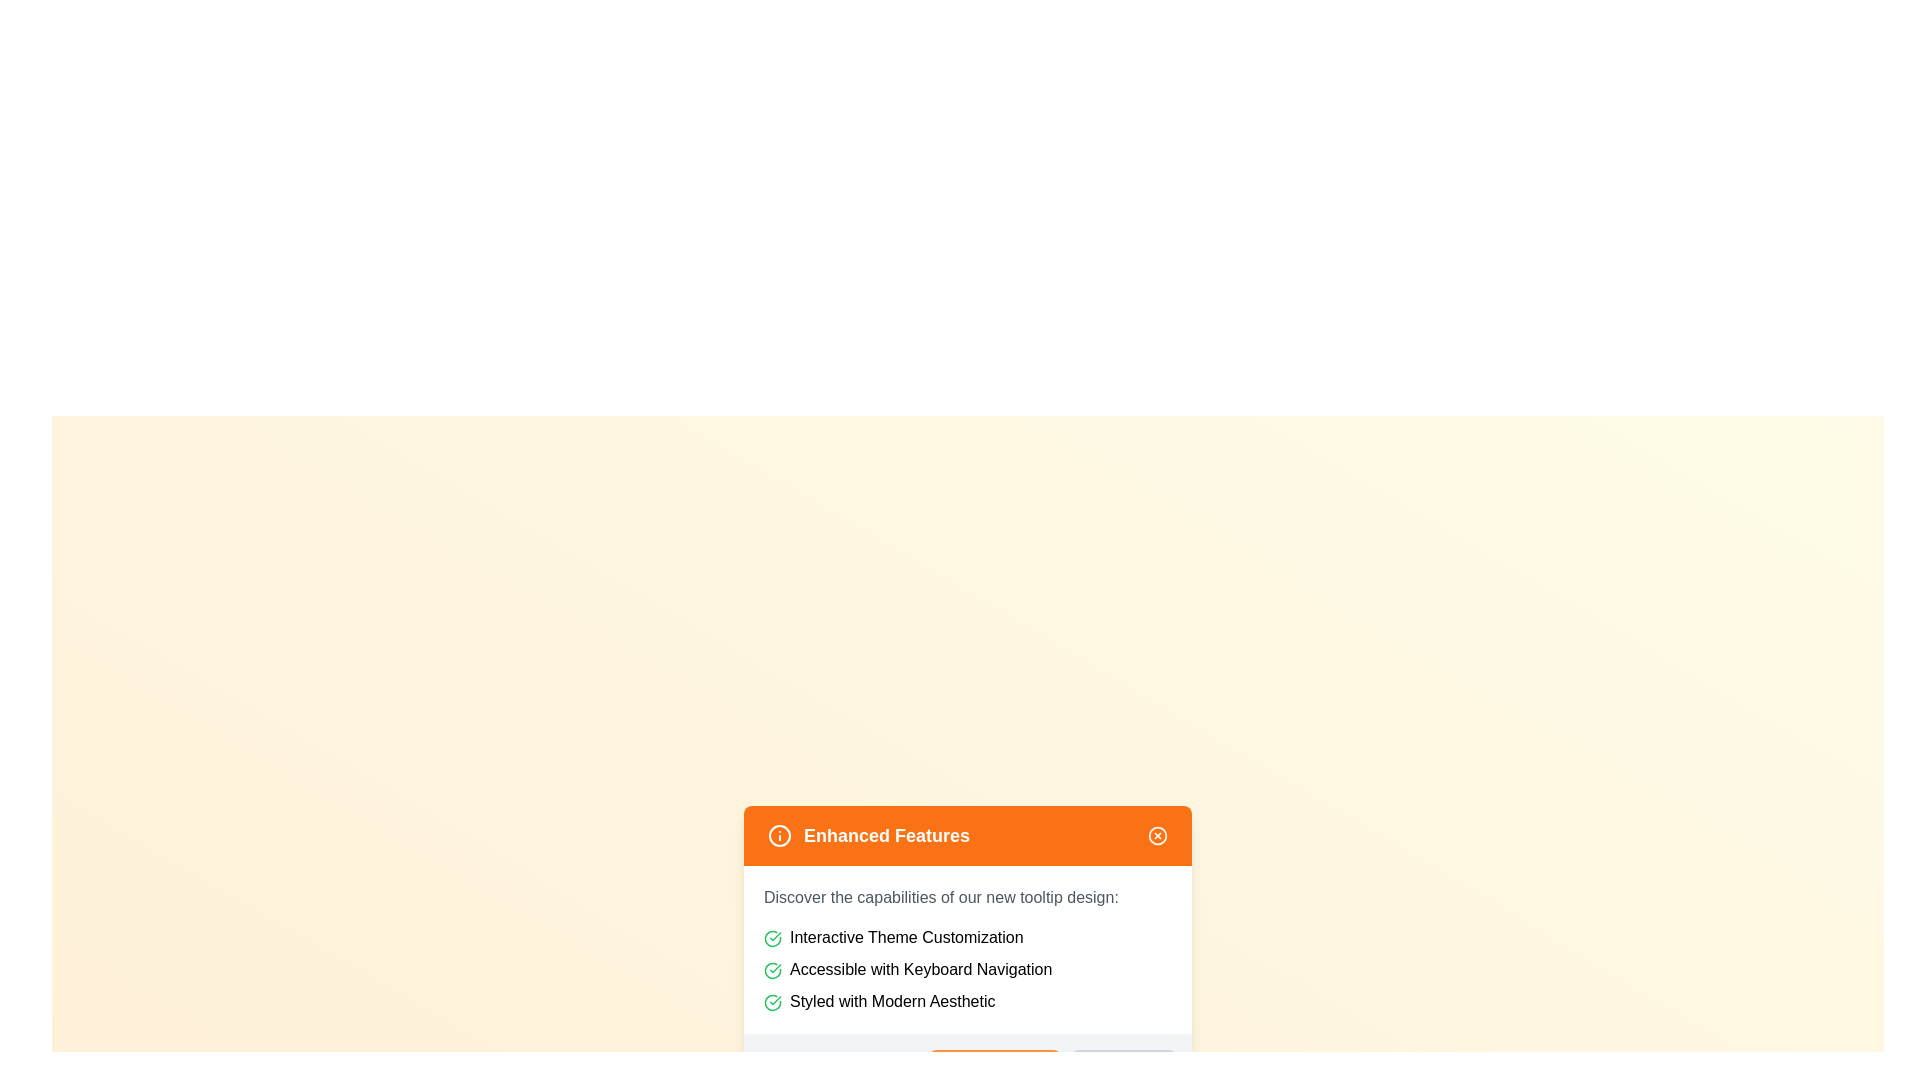 This screenshot has width=1920, height=1080. I want to click on the small circular icon located within the orange header, positioned, so click(778, 836).